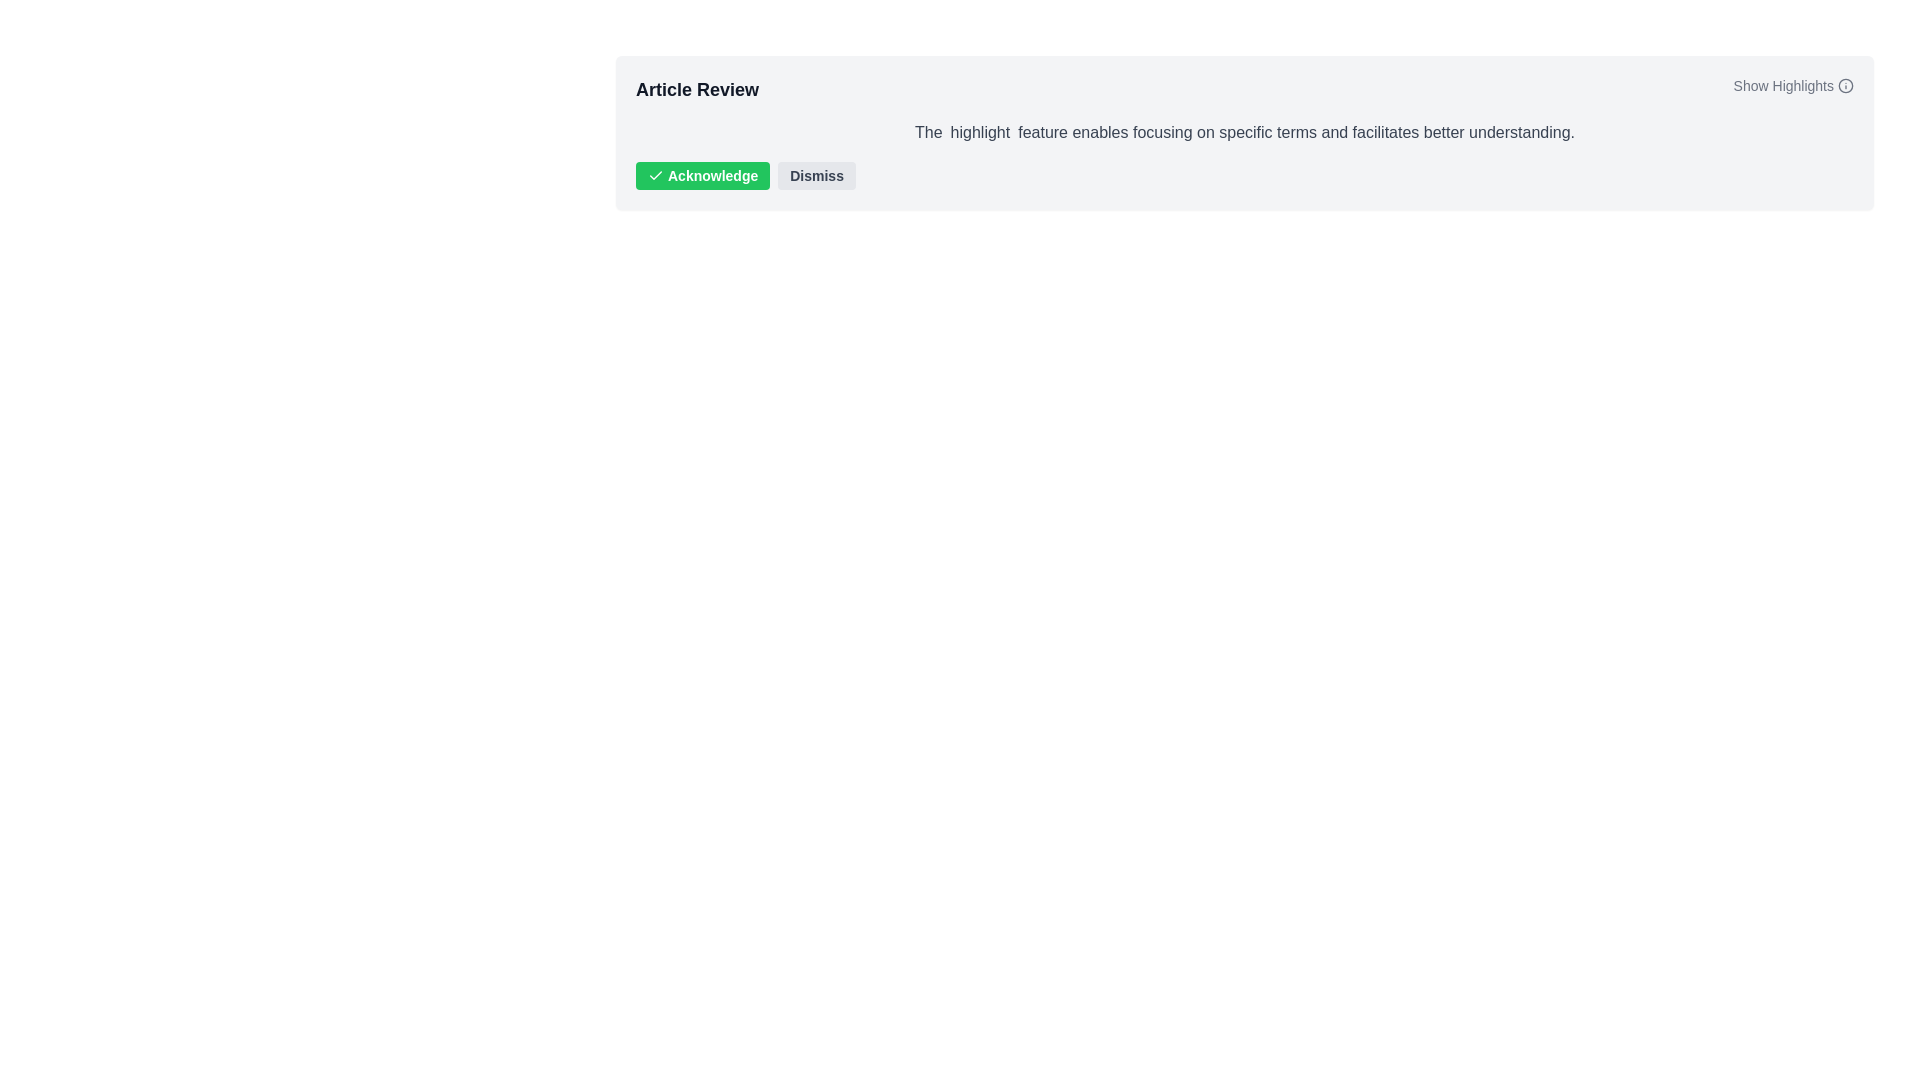 The height and width of the screenshot is (1080, 1920). What do you see at coordinates (1793, 84) in the screenshot?
I see `the toggle button located at the far right of the 'Article Review' section header` at bounding box center [1793, 84].